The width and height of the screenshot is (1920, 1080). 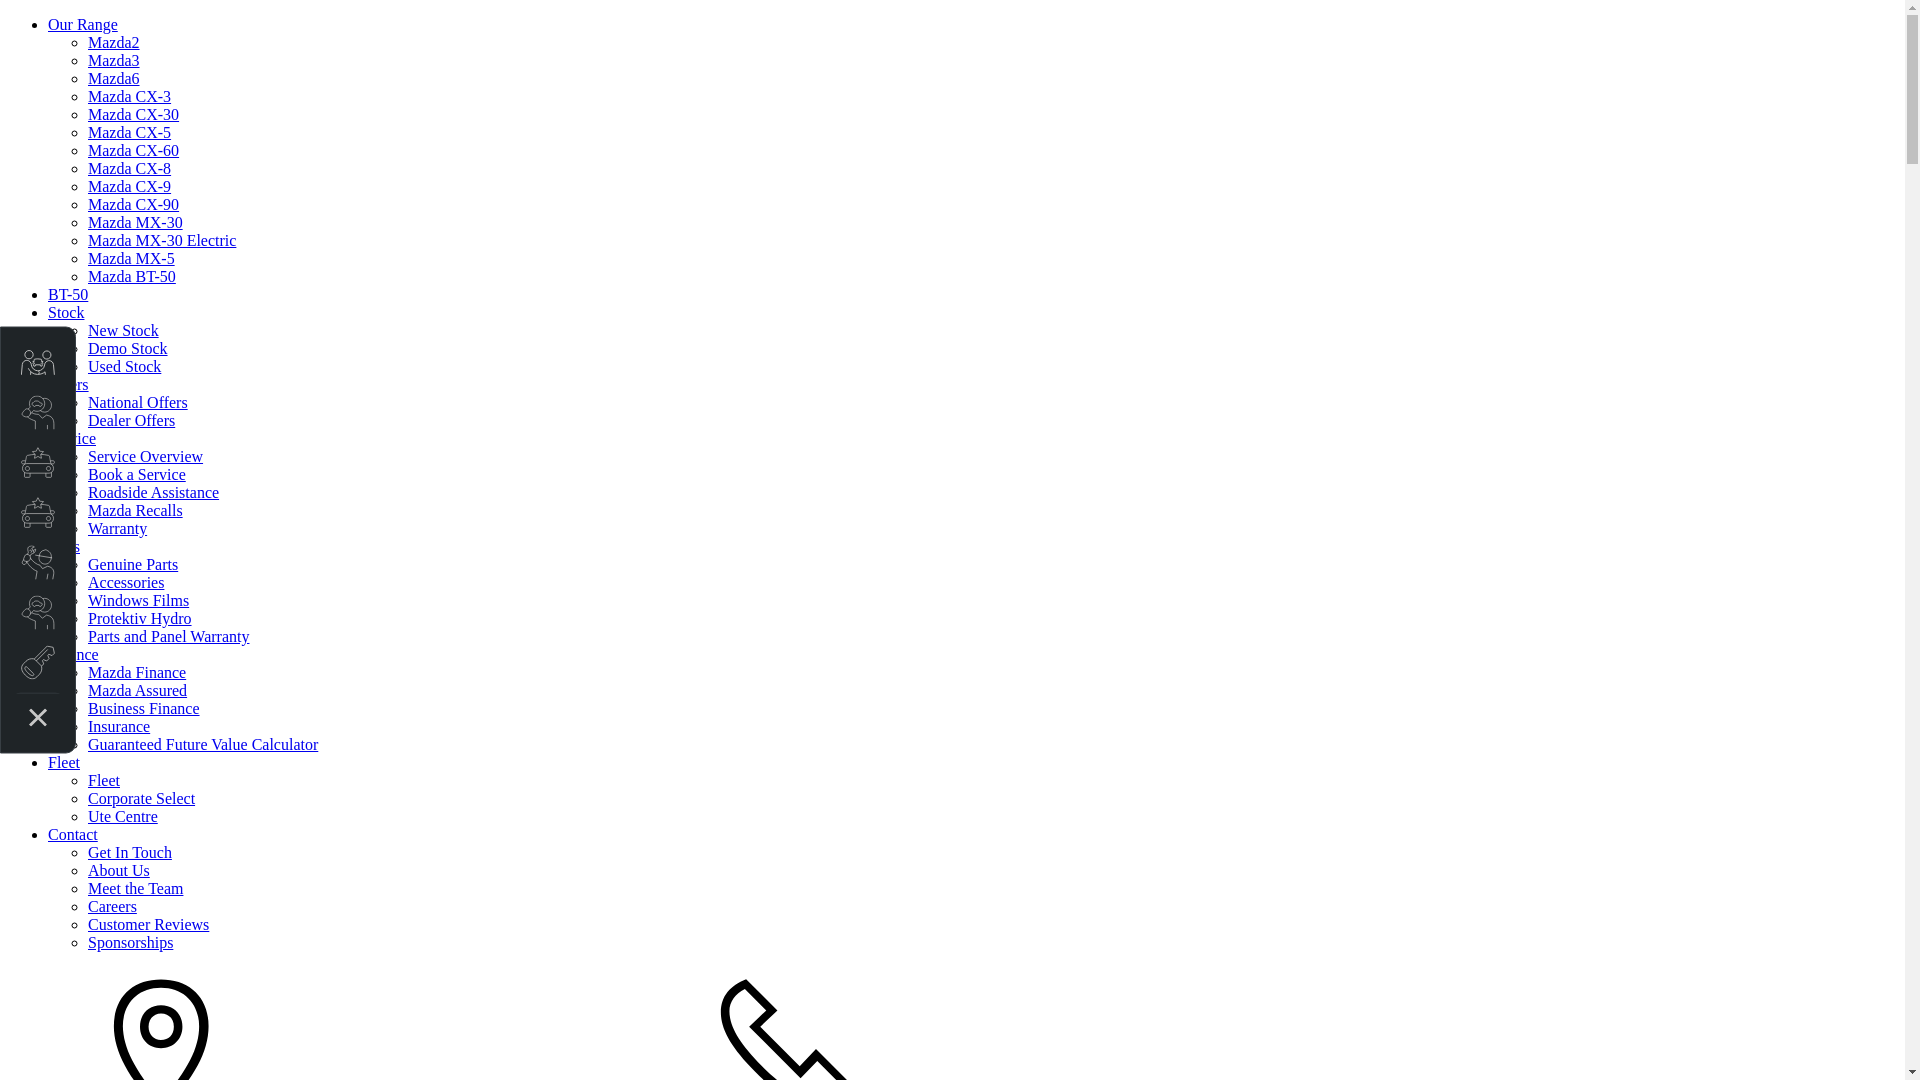 I want to click on 'Sponsorships', so click(x=129, y=942).